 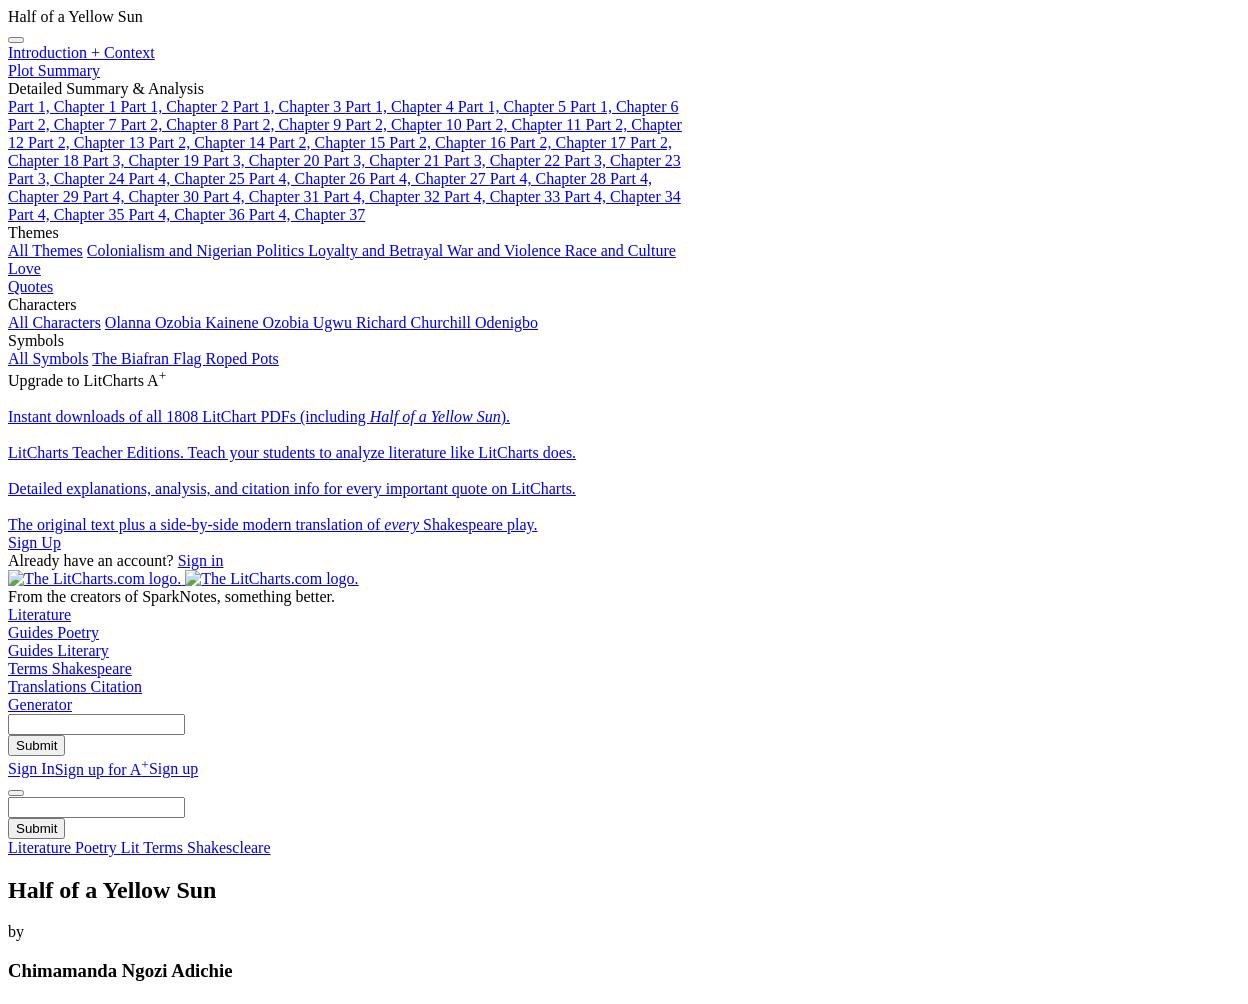 What do you see at coordinates (39, 703) in the screenshot?
I see `'Generator'` at bounding box center [39, 703].